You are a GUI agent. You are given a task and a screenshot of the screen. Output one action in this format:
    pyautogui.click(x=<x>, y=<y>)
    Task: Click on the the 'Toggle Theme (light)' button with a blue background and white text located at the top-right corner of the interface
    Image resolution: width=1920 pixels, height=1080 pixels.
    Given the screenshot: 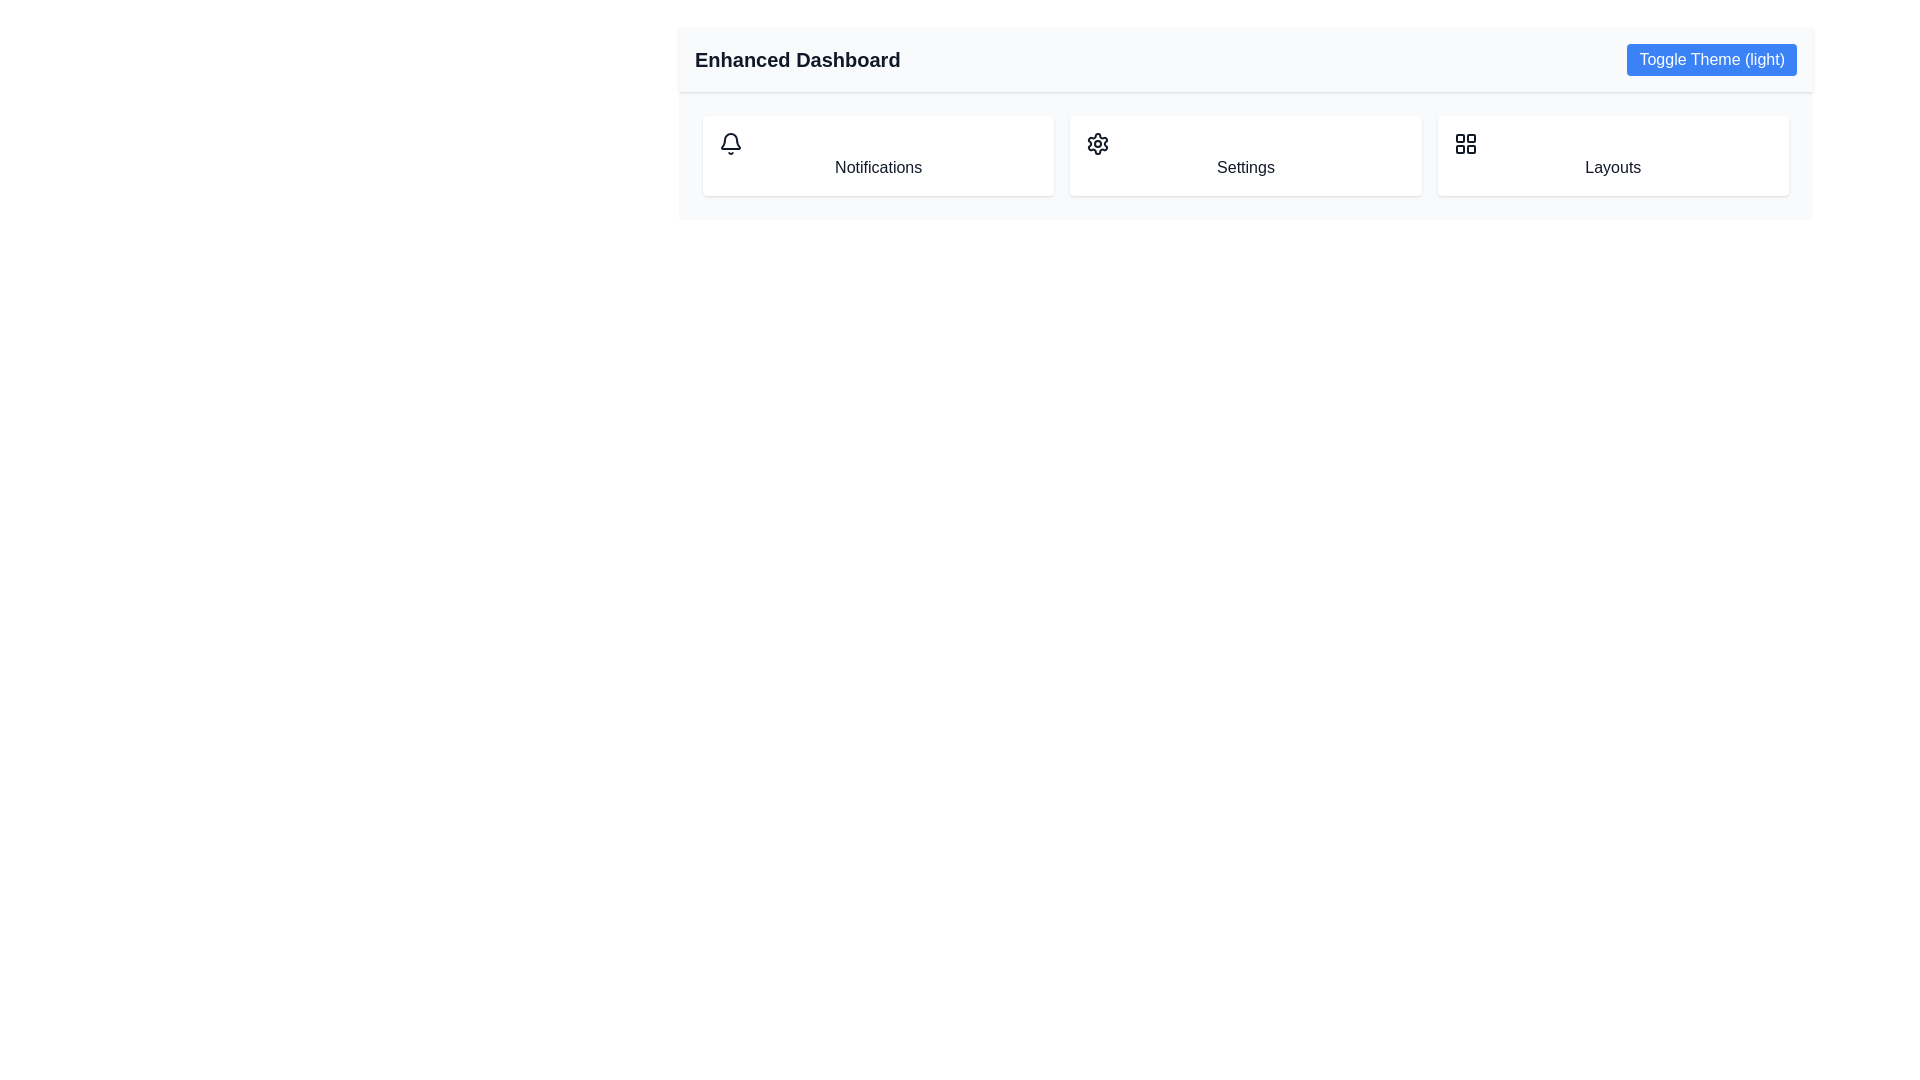 What is the action you would take?
    pyautogui.click(x=1711, y=59)
    